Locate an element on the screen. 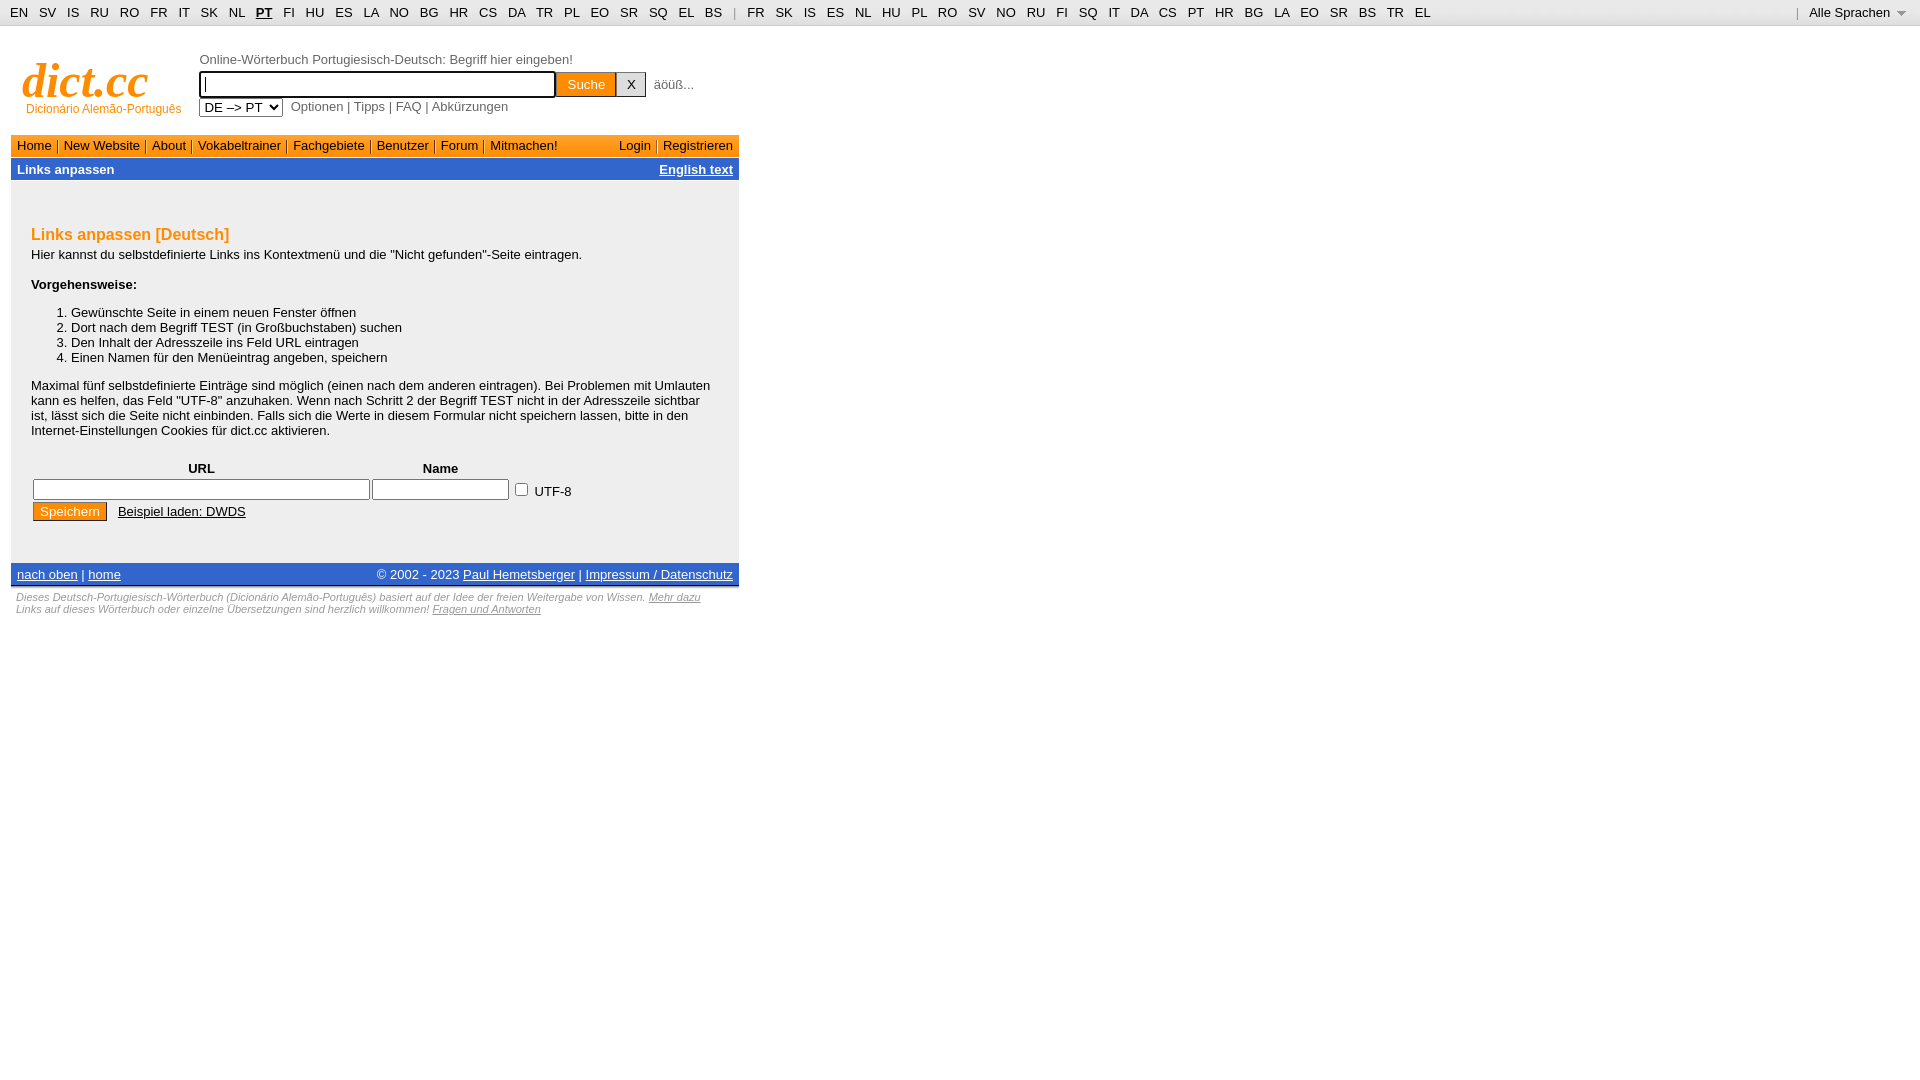 The width and height of the screenshot is (1920, 1080). 'FI' is located at coordinates (1055, 12).